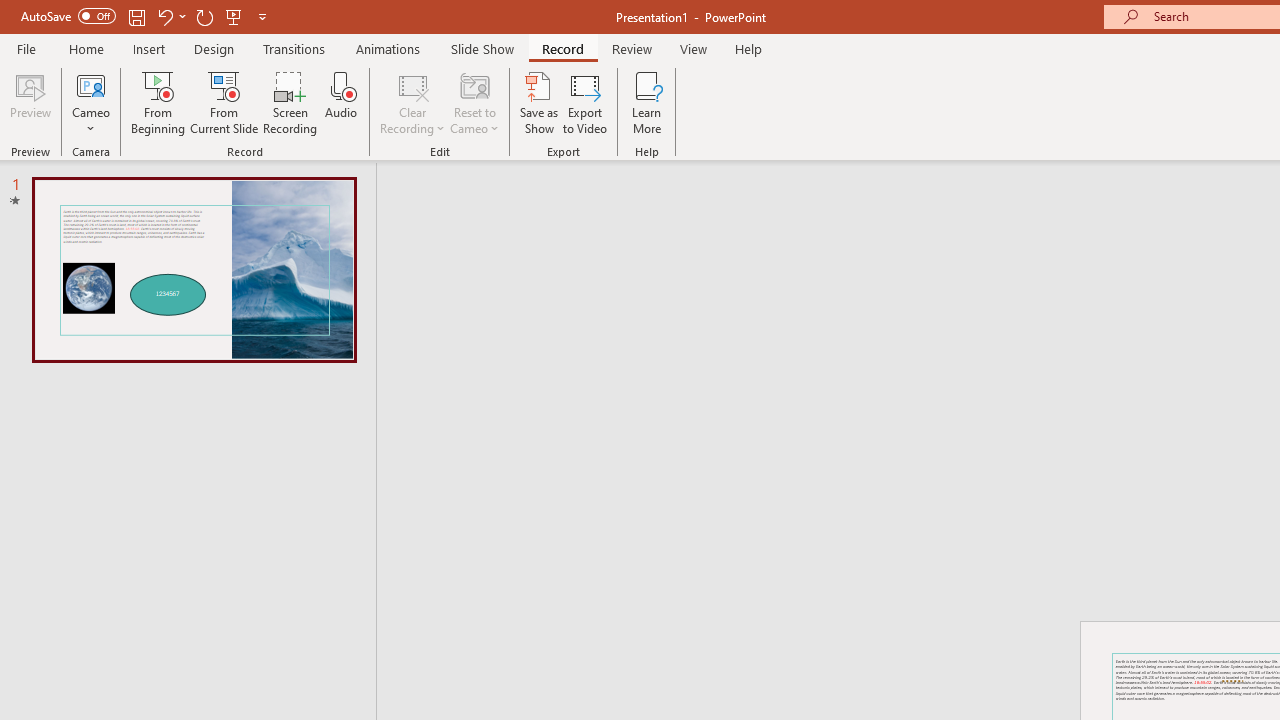 Image resolution: width=1280 pixels, height=720 pixels. Describe the element at coordinates (647, 103) in the screenshot. I see `'Learn More'` at that location.